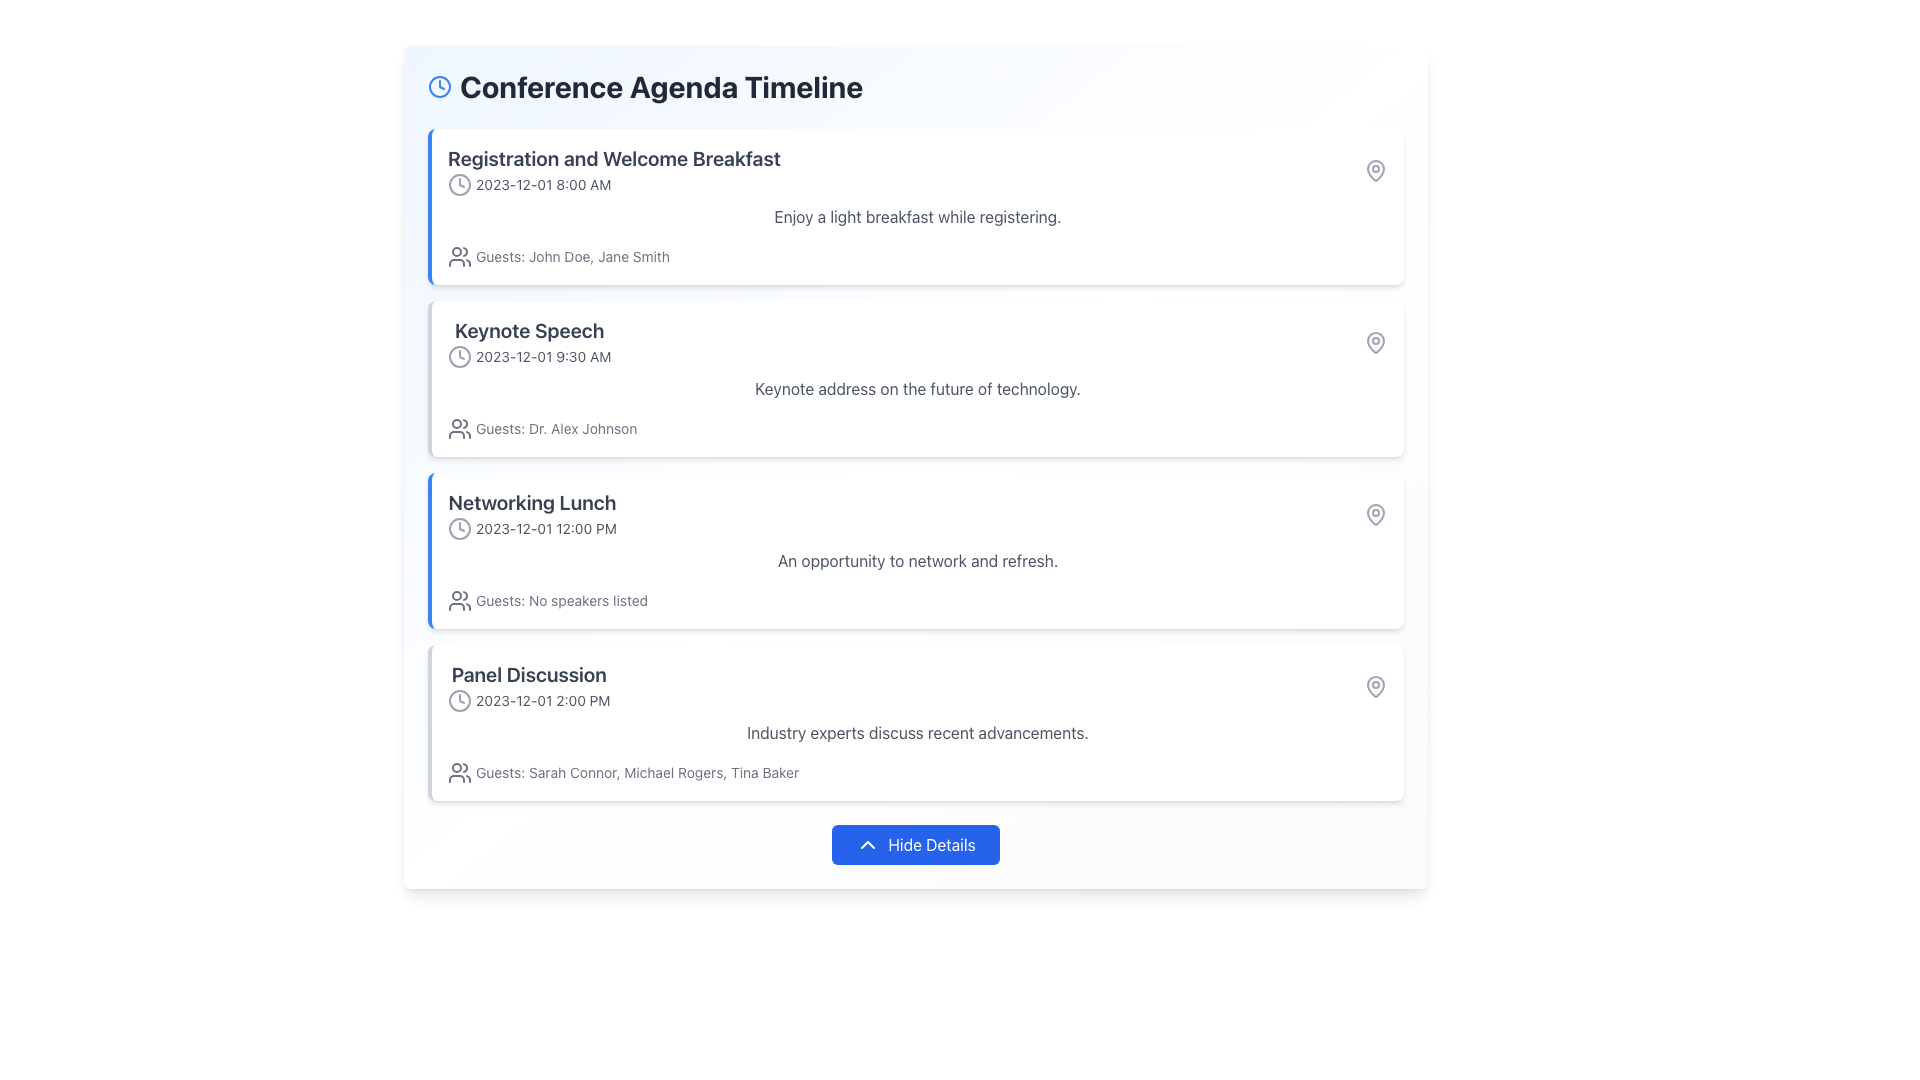  I want to click on static text header element displaying 'Conference Agenda Timeline', which is prominently positioned at the top of the interface, so click(661, 86).